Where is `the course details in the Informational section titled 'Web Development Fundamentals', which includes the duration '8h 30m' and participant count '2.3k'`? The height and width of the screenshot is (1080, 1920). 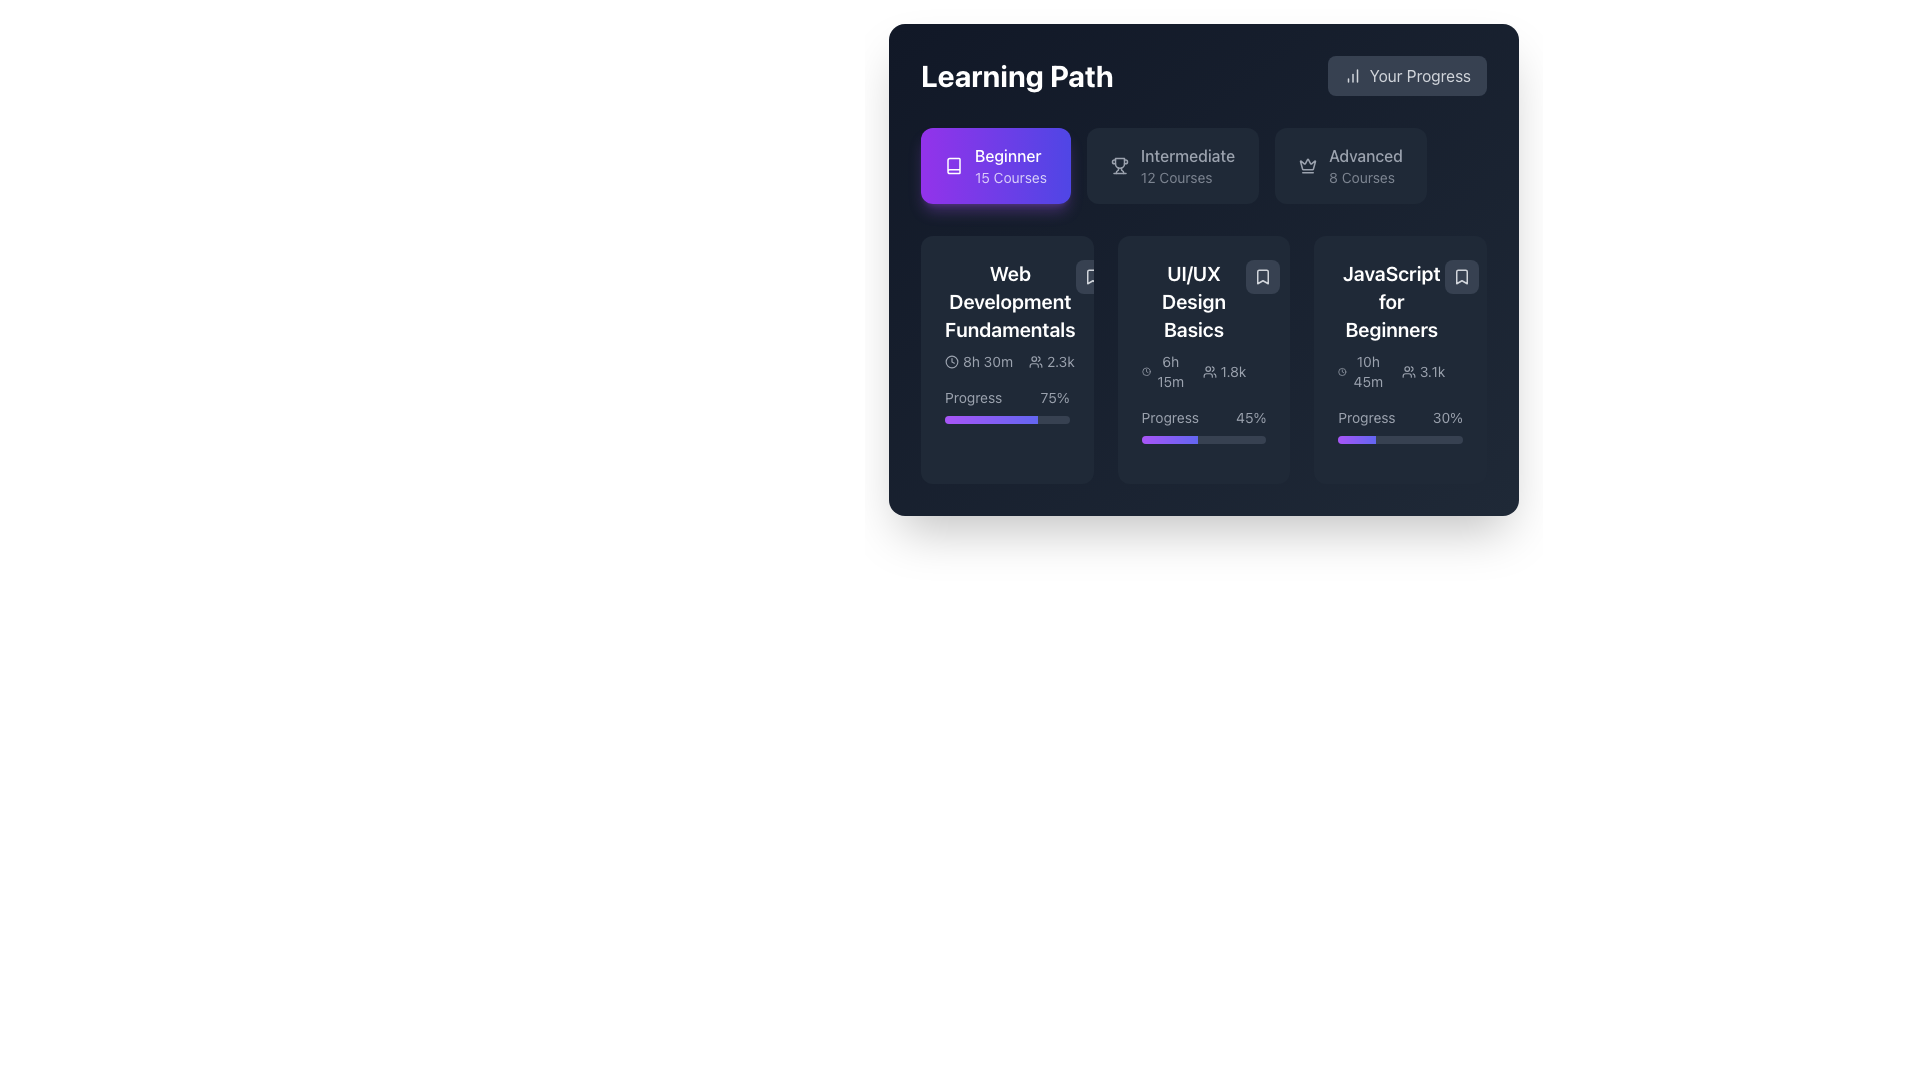
the course details in the Informational section titled 'Web Development Fundamentals', which includes the duration '8h 30m' and participant count '2.3k' is located at coordinates (1010, 315).